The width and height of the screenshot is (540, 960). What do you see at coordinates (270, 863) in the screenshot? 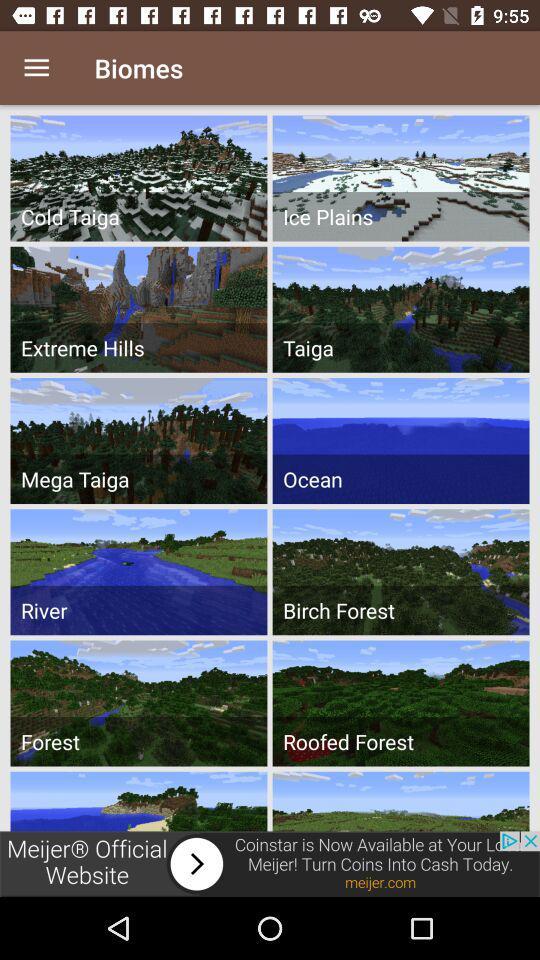
I see `the advertisement` at bounding box center [270, 863].